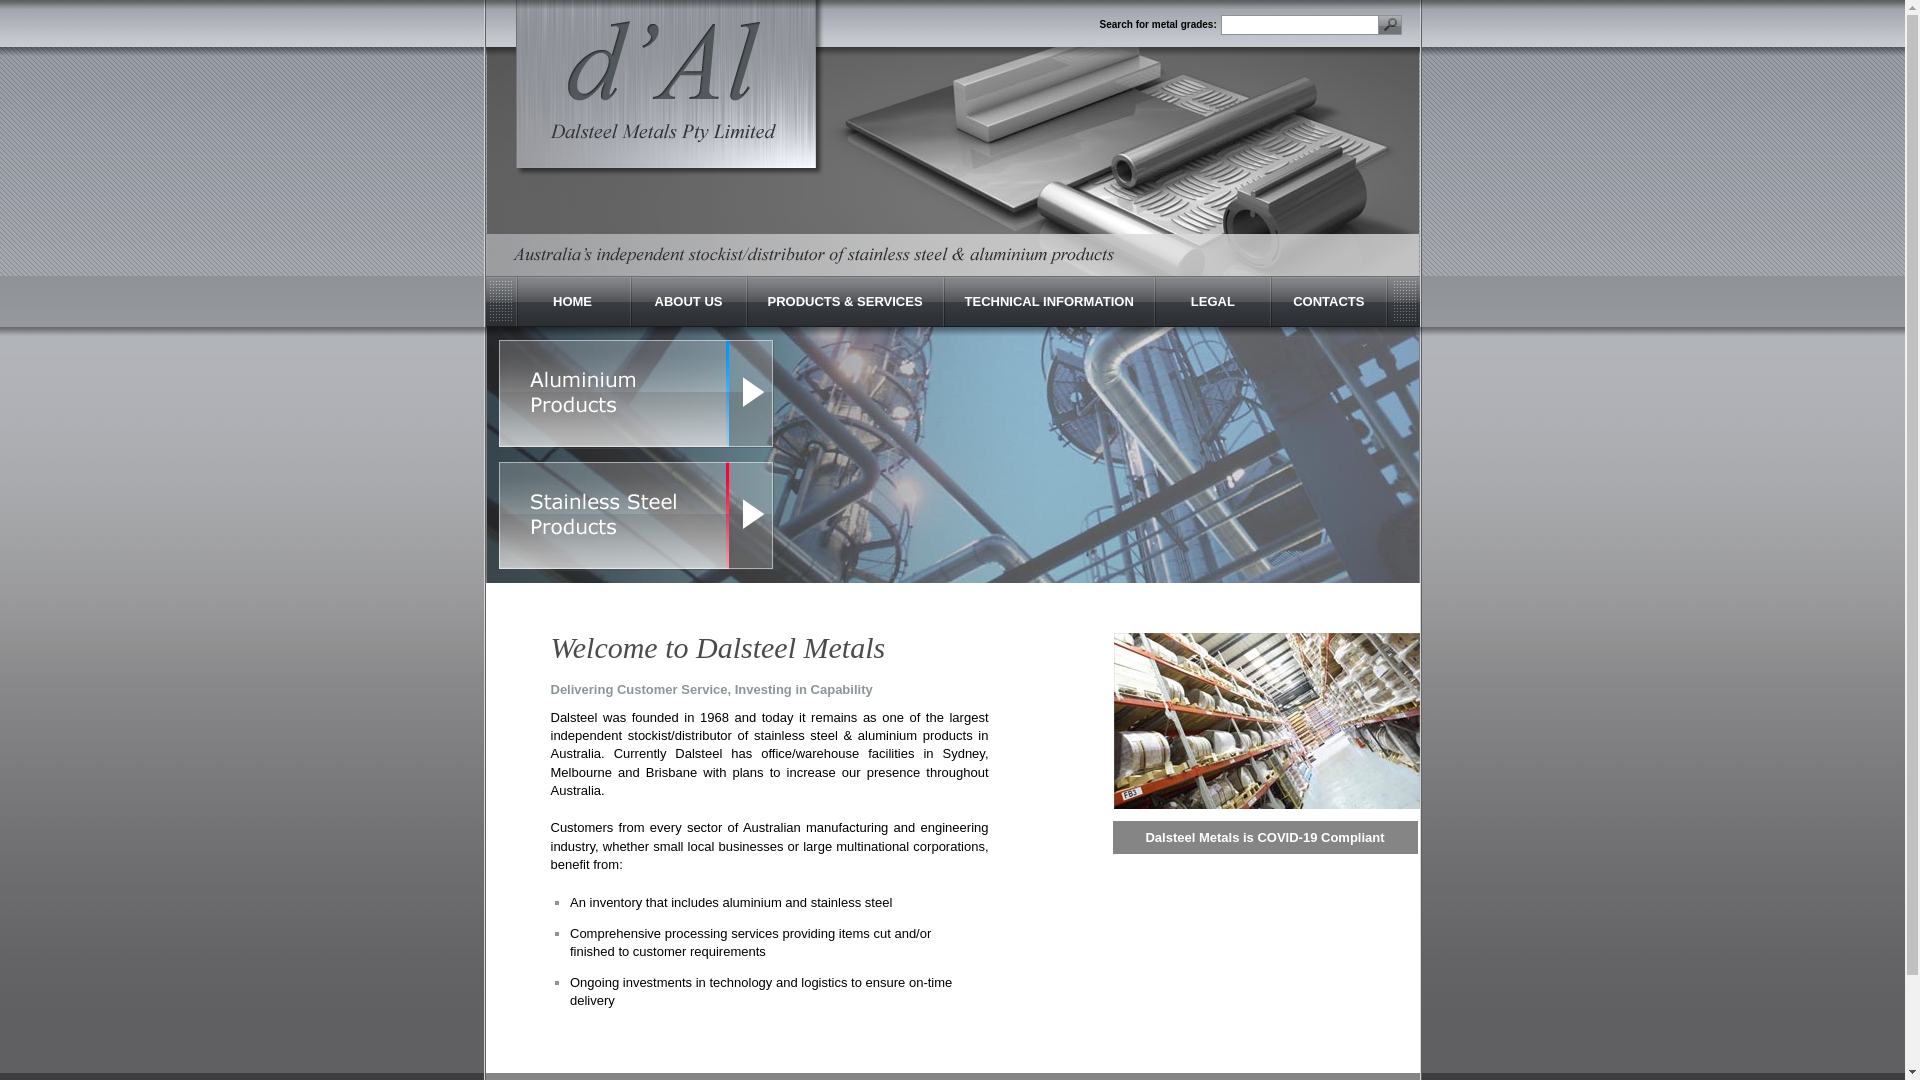 This screenshot has width=1920, height=1080. What do you see at coordinates (1213, 301) in the screenshot?
I see `'LEGAL'` at bounding box center [1213, 301].